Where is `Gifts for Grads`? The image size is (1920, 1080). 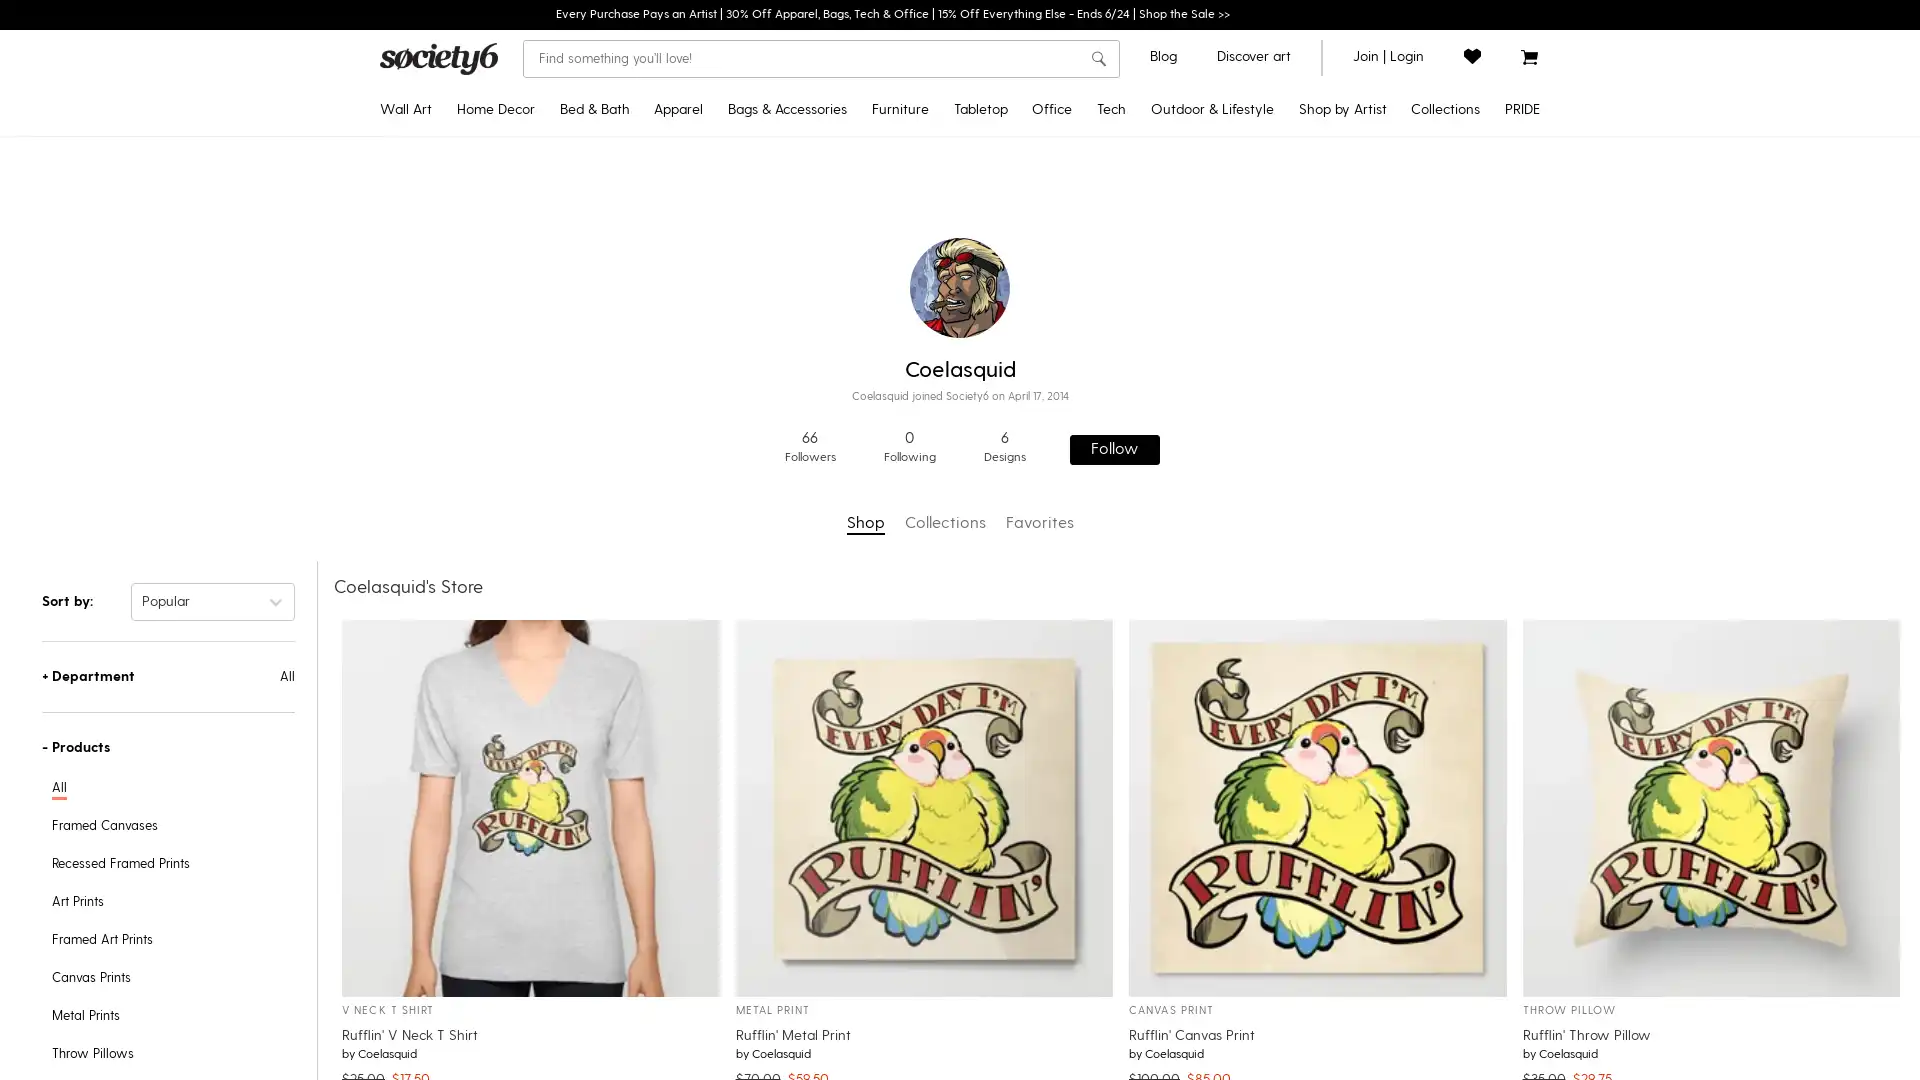
Gifts for Grads is located at coordinates (1371, 193).